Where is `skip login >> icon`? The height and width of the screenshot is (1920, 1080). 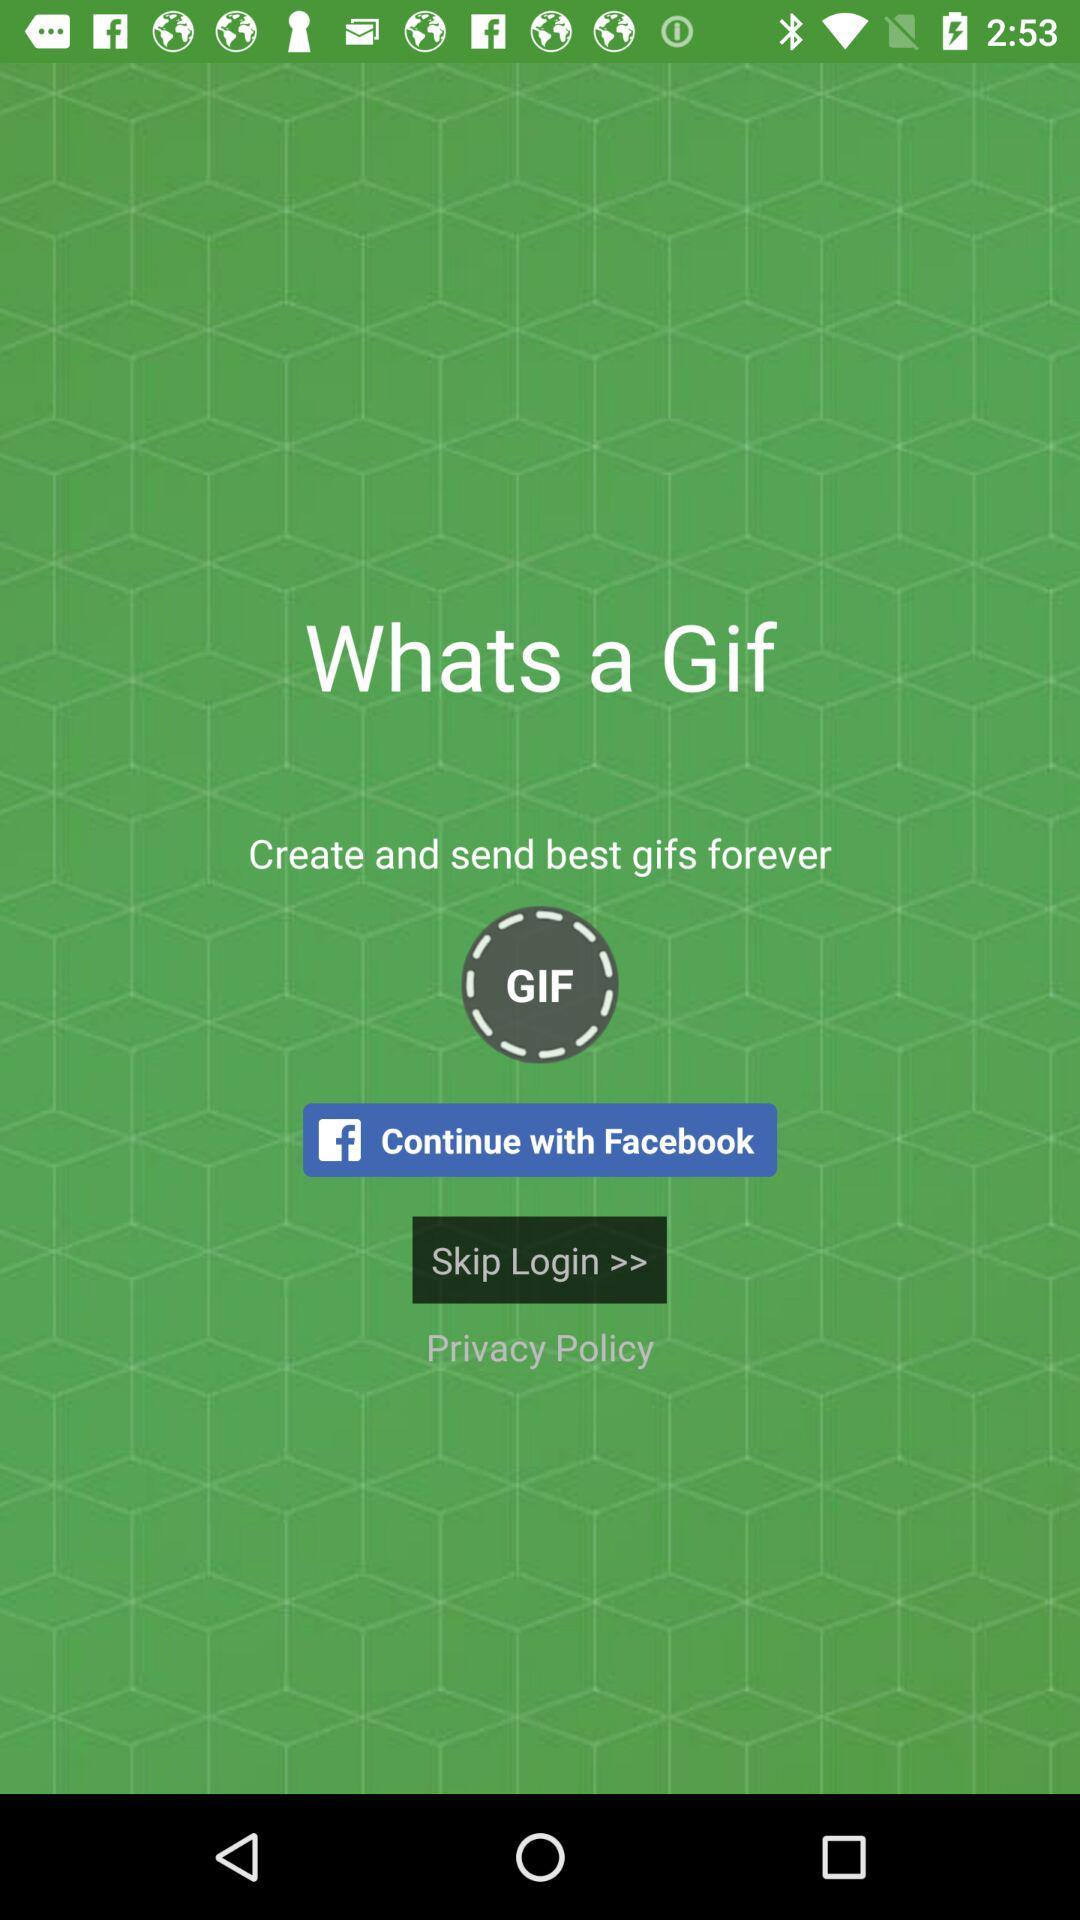 skip login >> icon is located at coordinates (538, 1258).